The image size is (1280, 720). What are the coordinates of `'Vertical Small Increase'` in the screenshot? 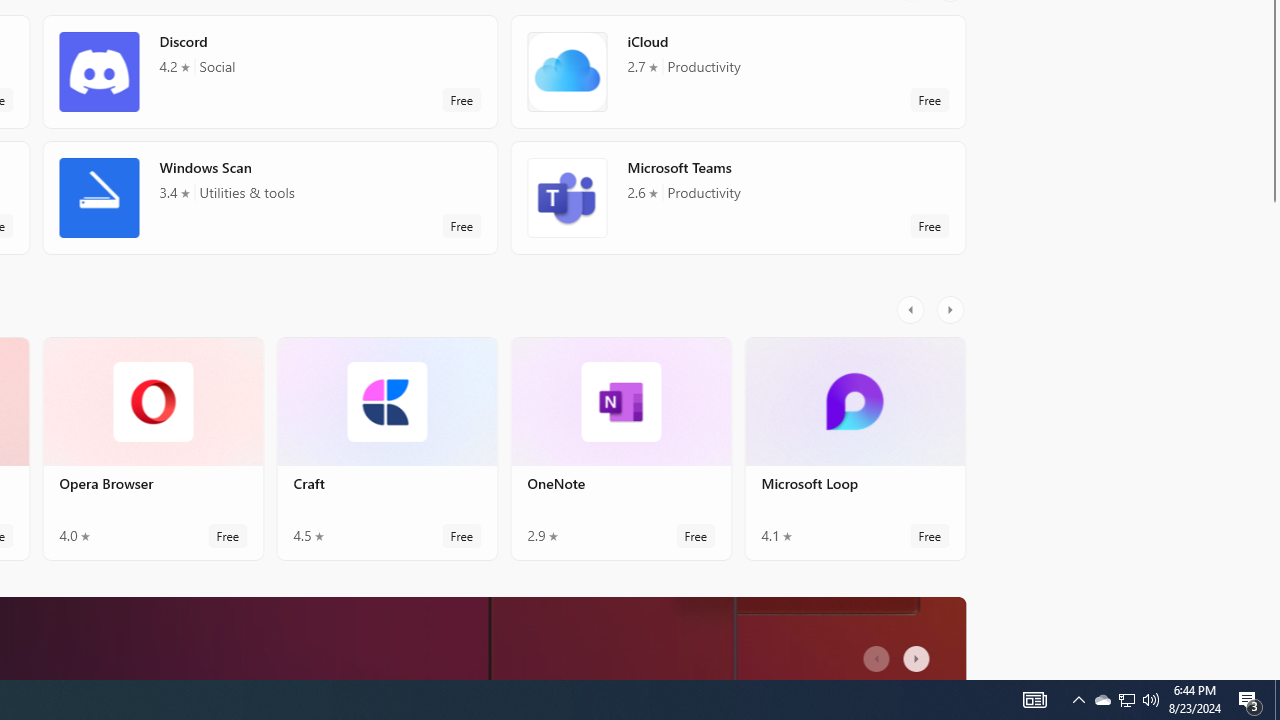 It's located at (1271, 672).